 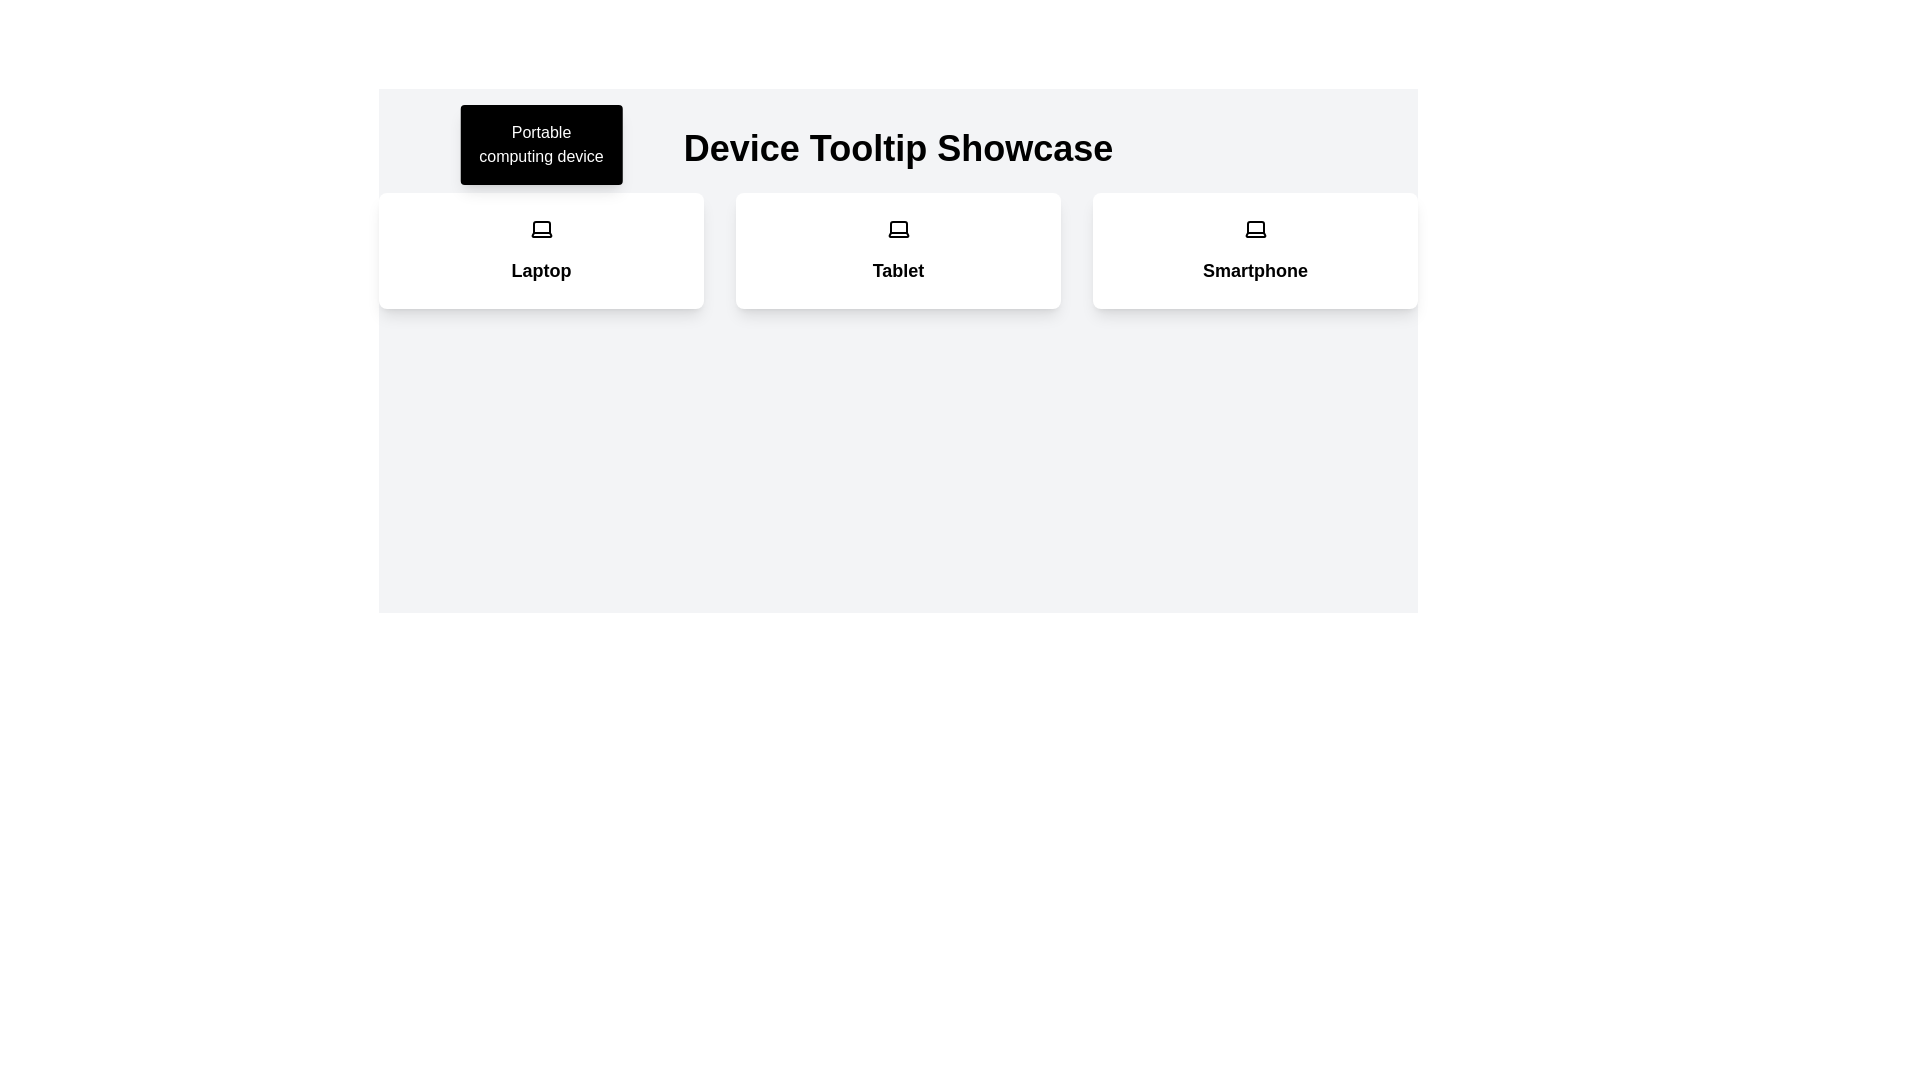 I want to click on the 'Laptop' text label, which is displayed in bold, large font as part of a card-like UI component located at the bottom of a rounded, shadowed card layout, so click(x=541, y=270).